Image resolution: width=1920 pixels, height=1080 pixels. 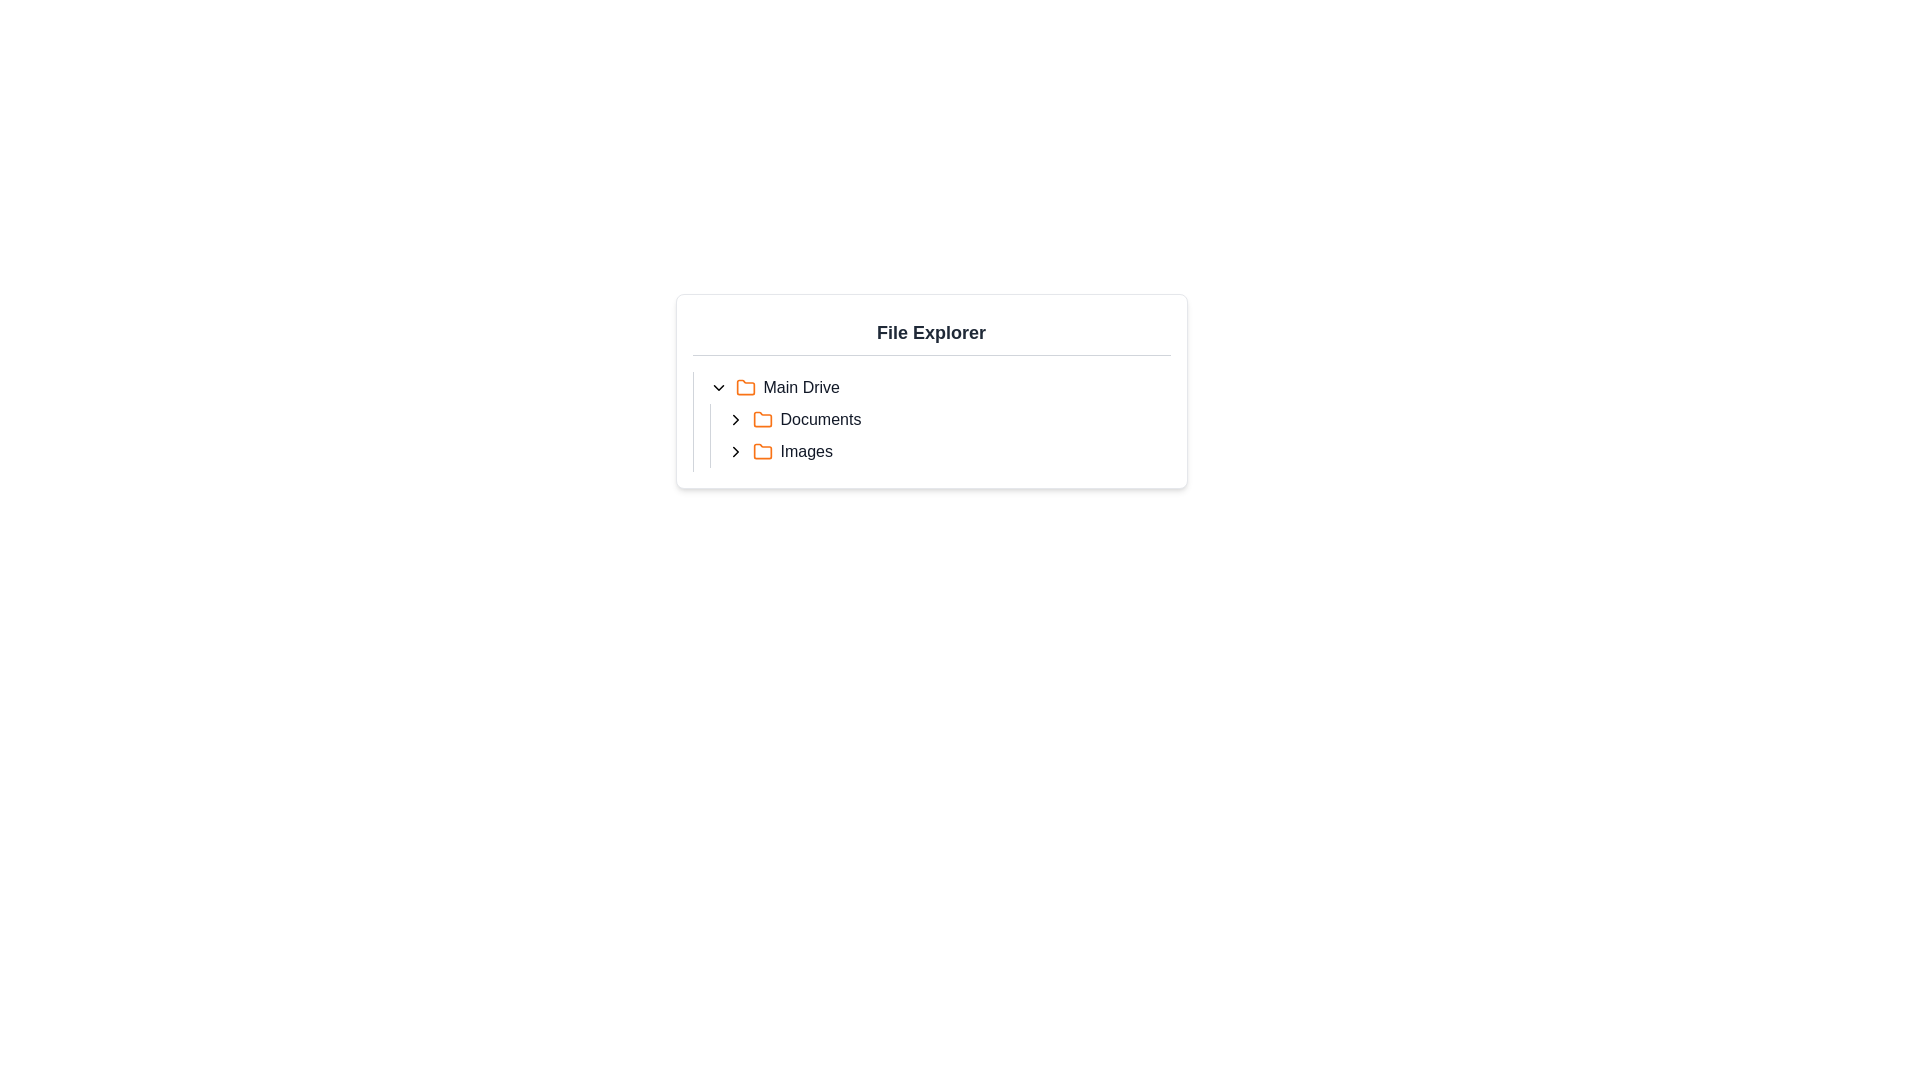 What do you see at coordinates (761, 419) in the screenshot?
I see `the folder icon with an orange outline located next to the text 'Documents' in the second row of the file structure` at bounding box center [761, 419].